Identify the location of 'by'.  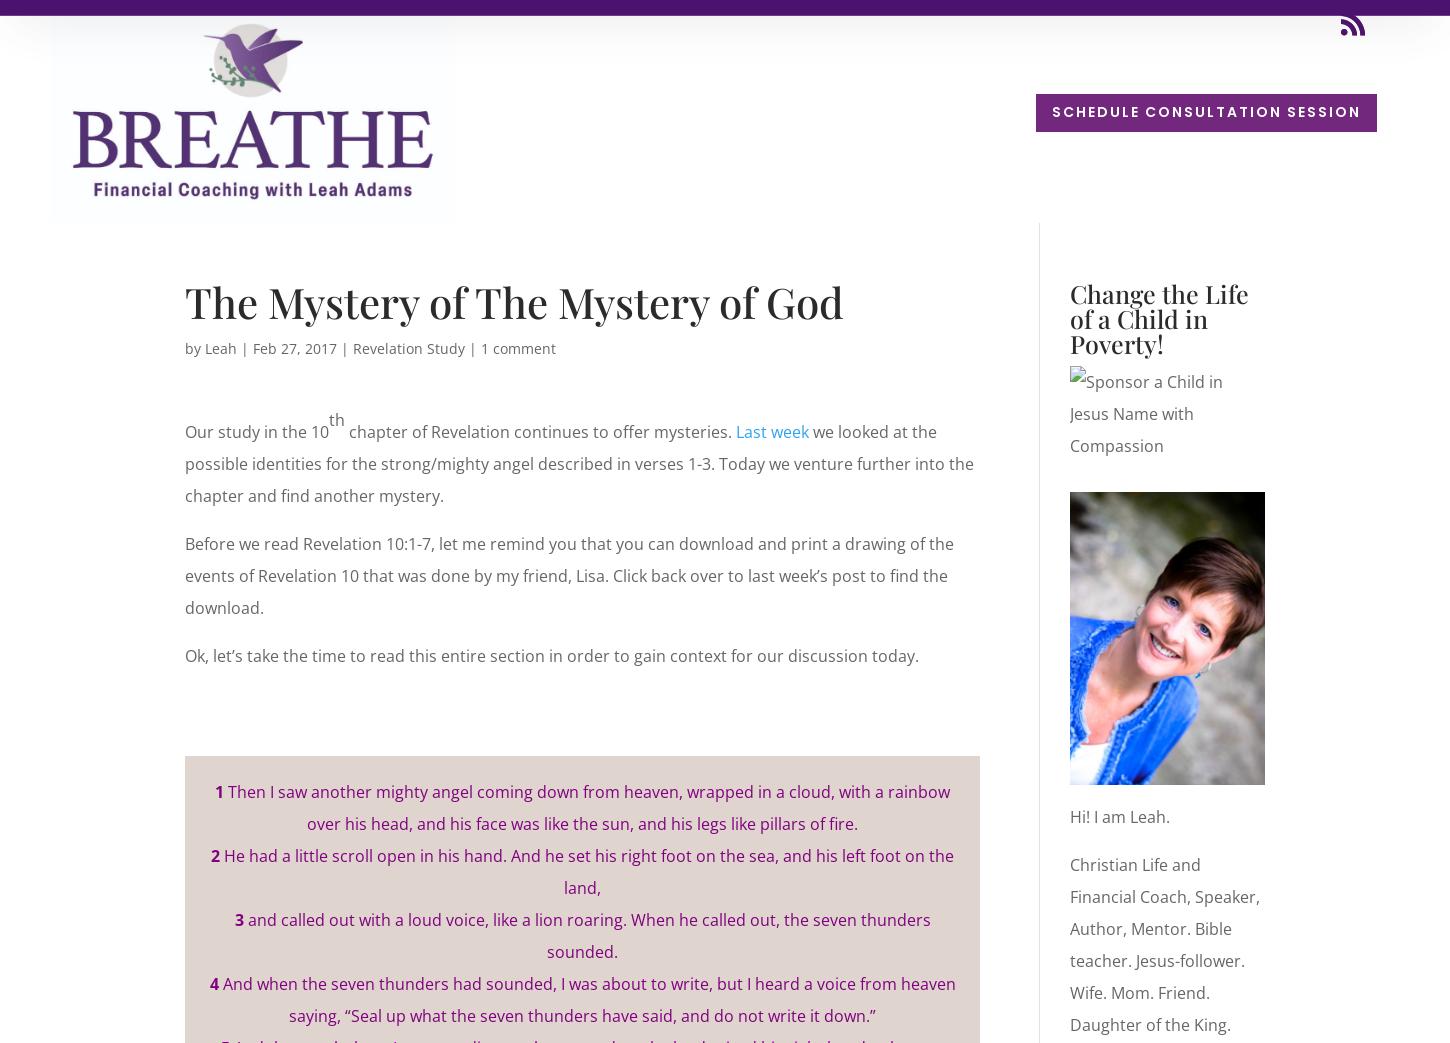
(194, 347).